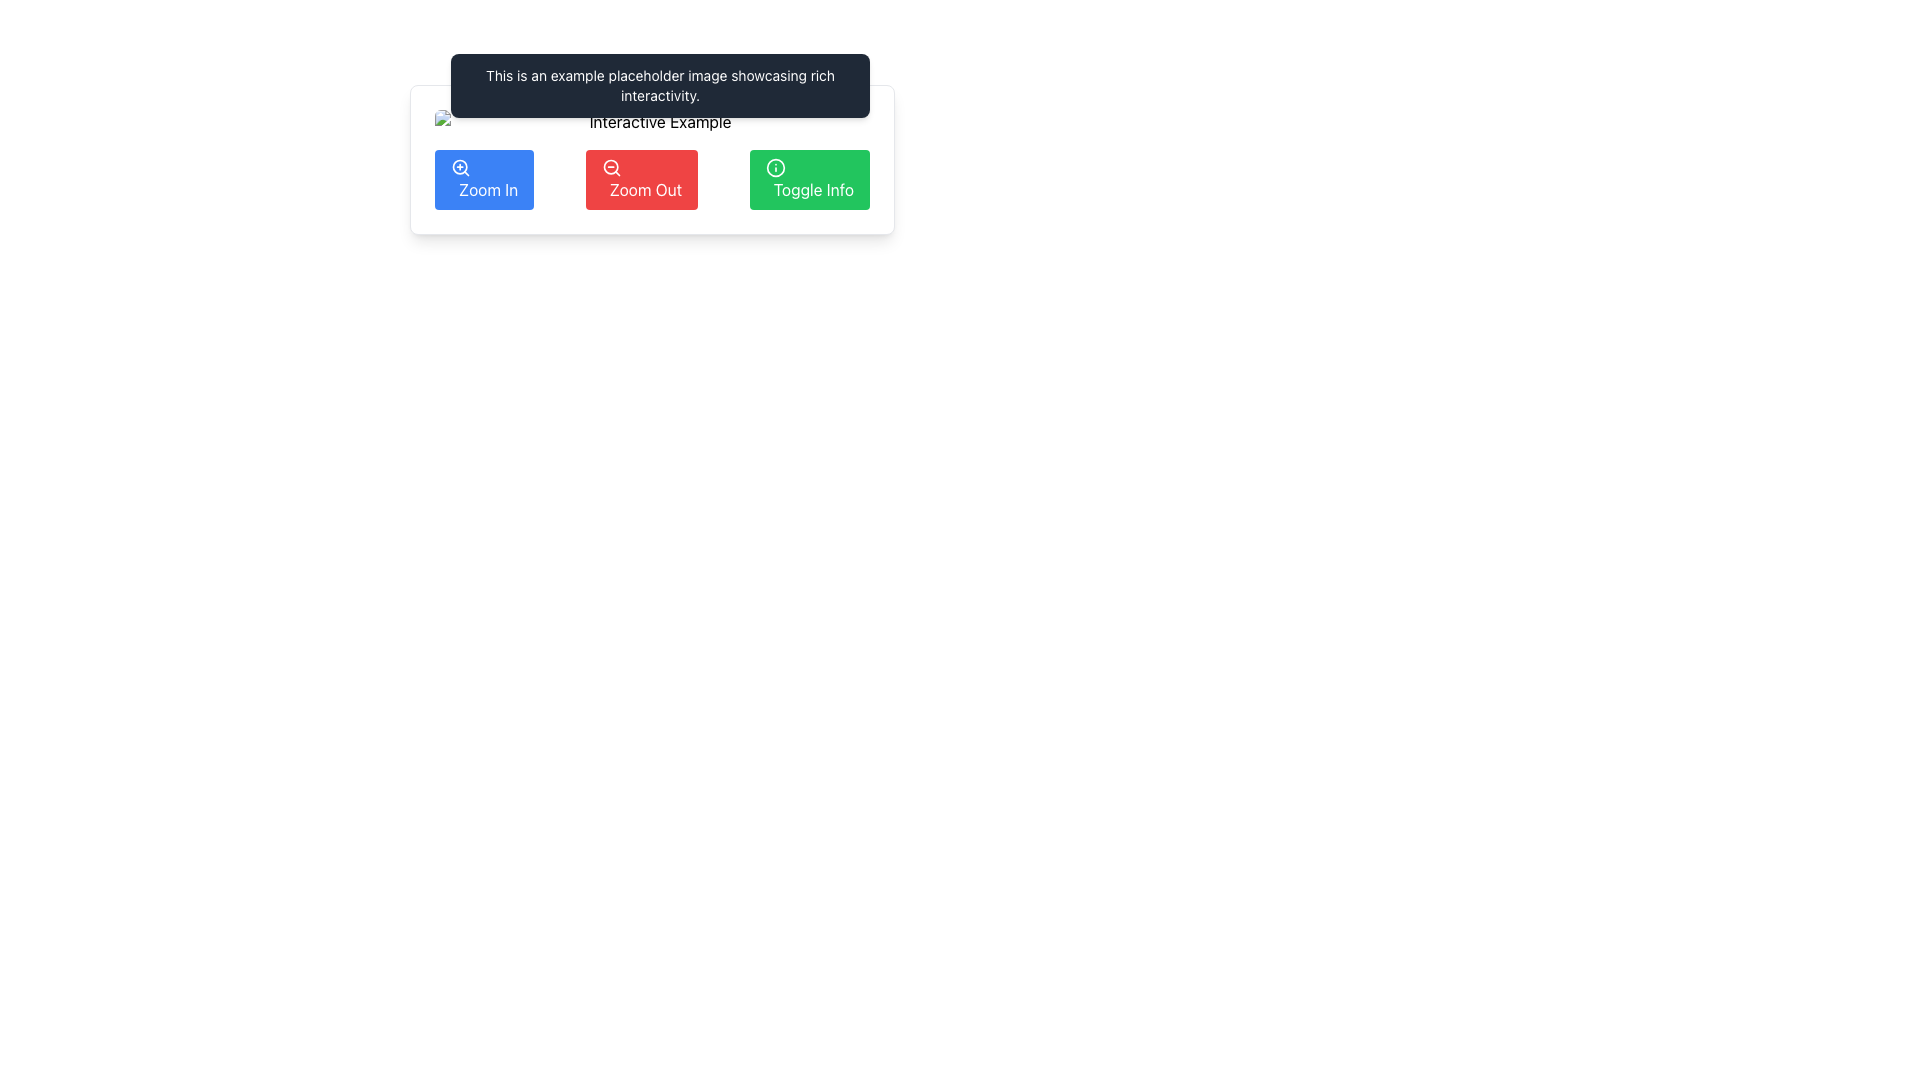 The image size is (1920, 1080). Describe the element at coordinates (809, 180) in the screenshot. I see `the third button in a horizontal row of three buttons, located in the top-right corner` at that location.